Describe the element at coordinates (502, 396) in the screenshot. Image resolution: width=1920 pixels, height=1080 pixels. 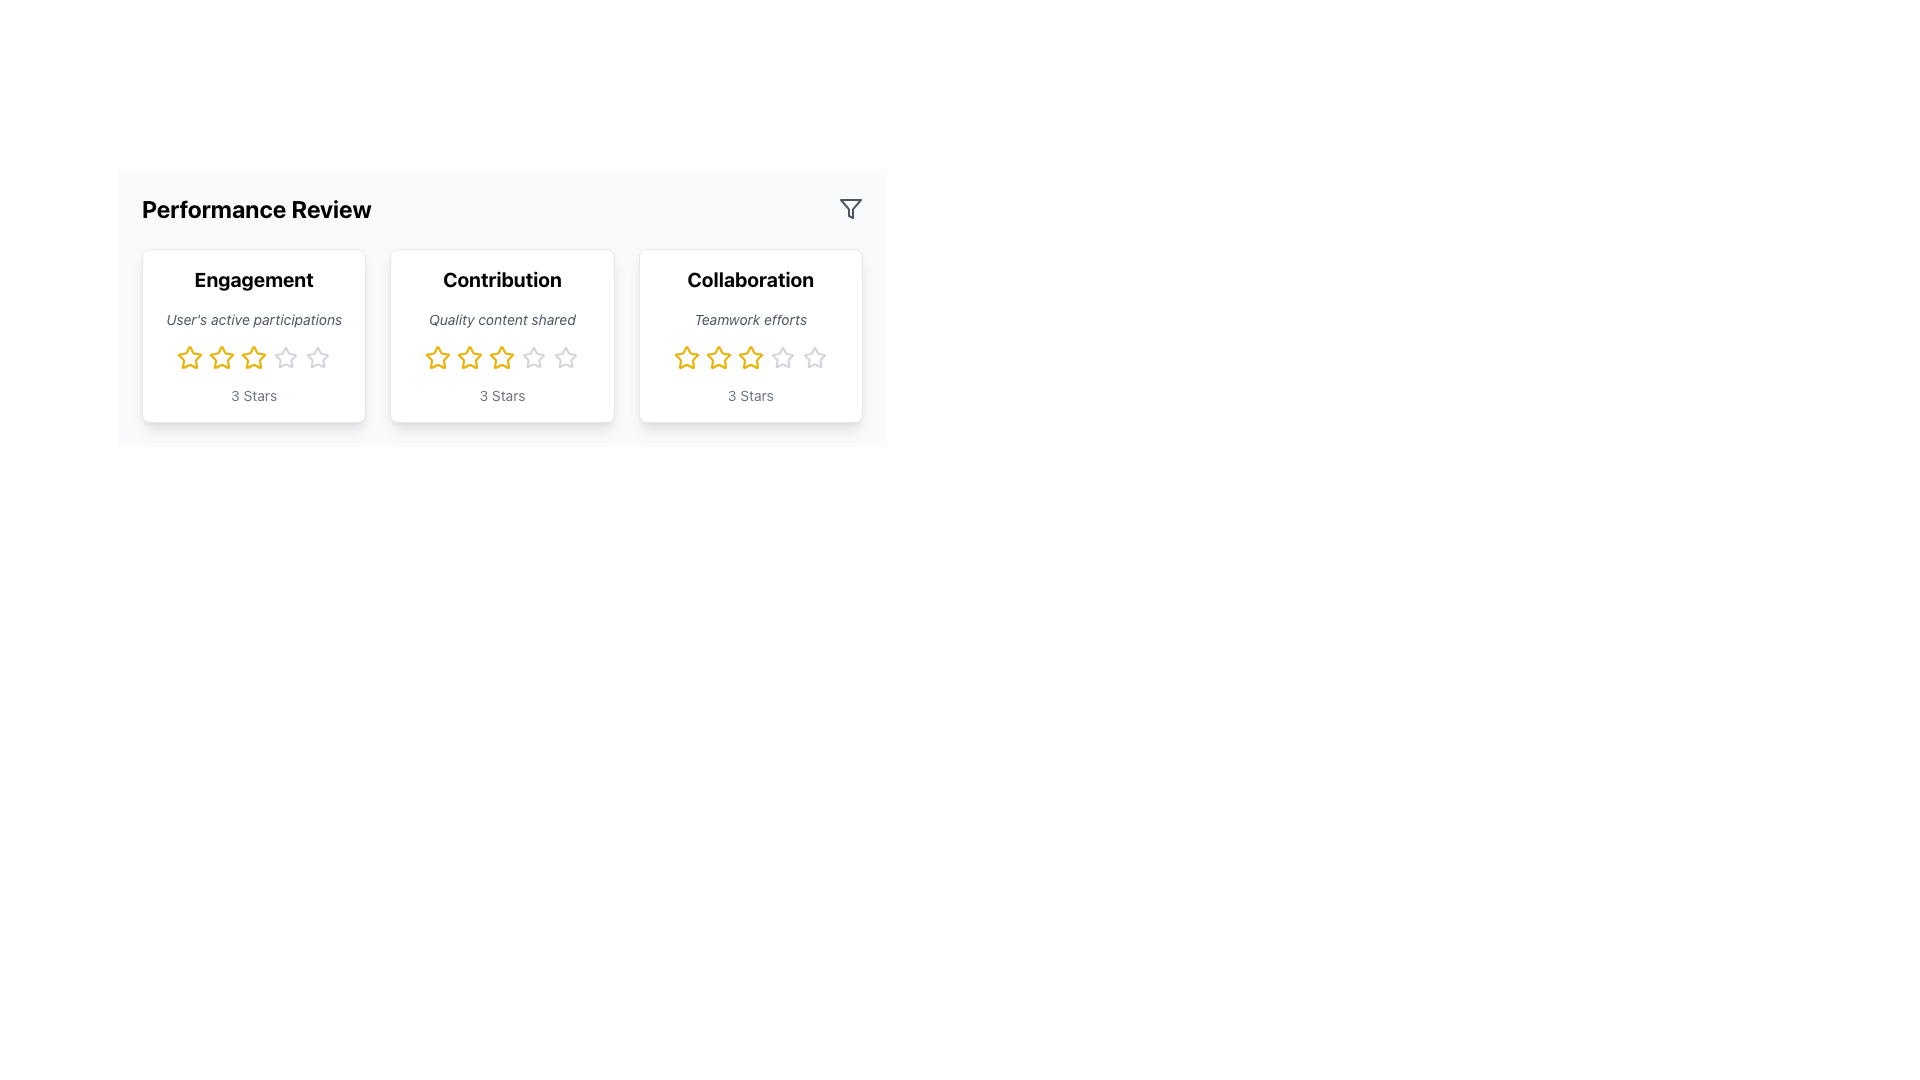
I see `text displayed in the '3 Stars' label at the bottom of the 'Contribution' card` at that location.